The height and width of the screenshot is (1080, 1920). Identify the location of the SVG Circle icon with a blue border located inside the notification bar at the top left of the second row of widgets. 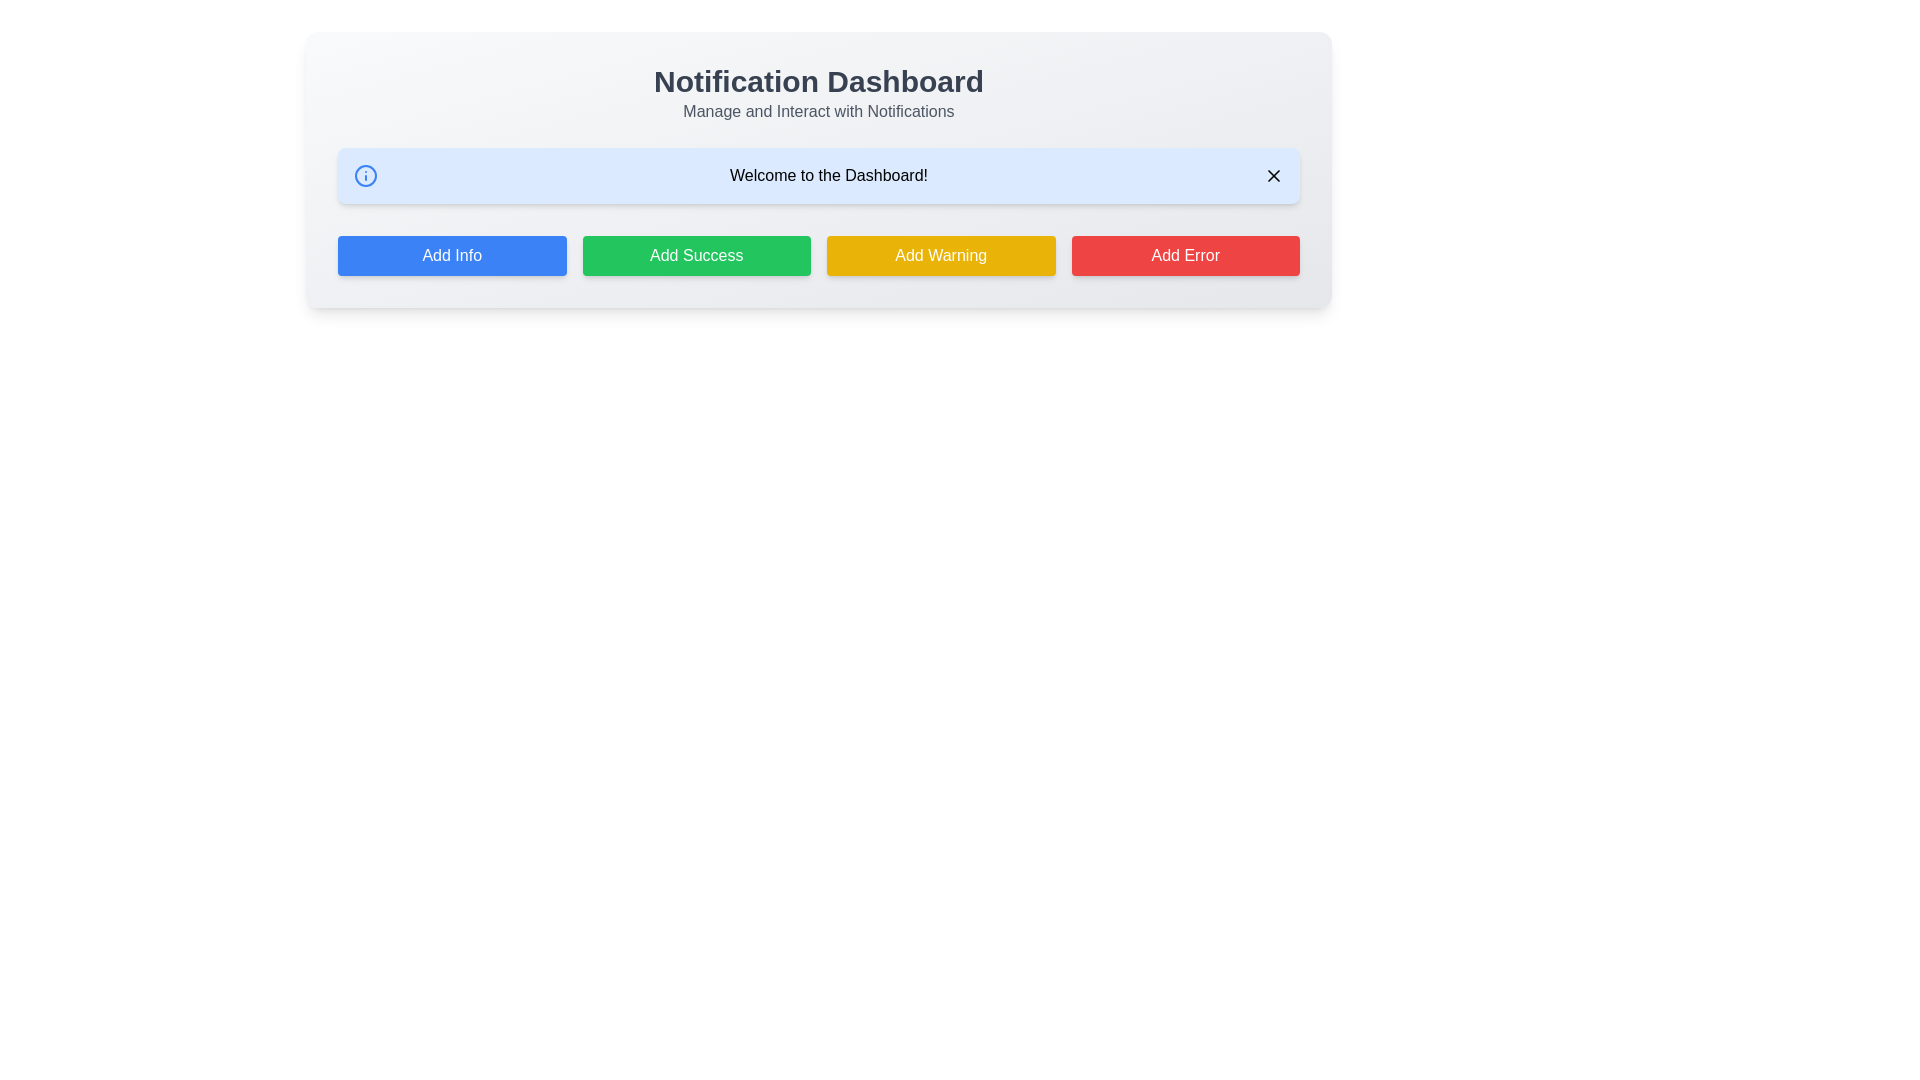
(365, 175).